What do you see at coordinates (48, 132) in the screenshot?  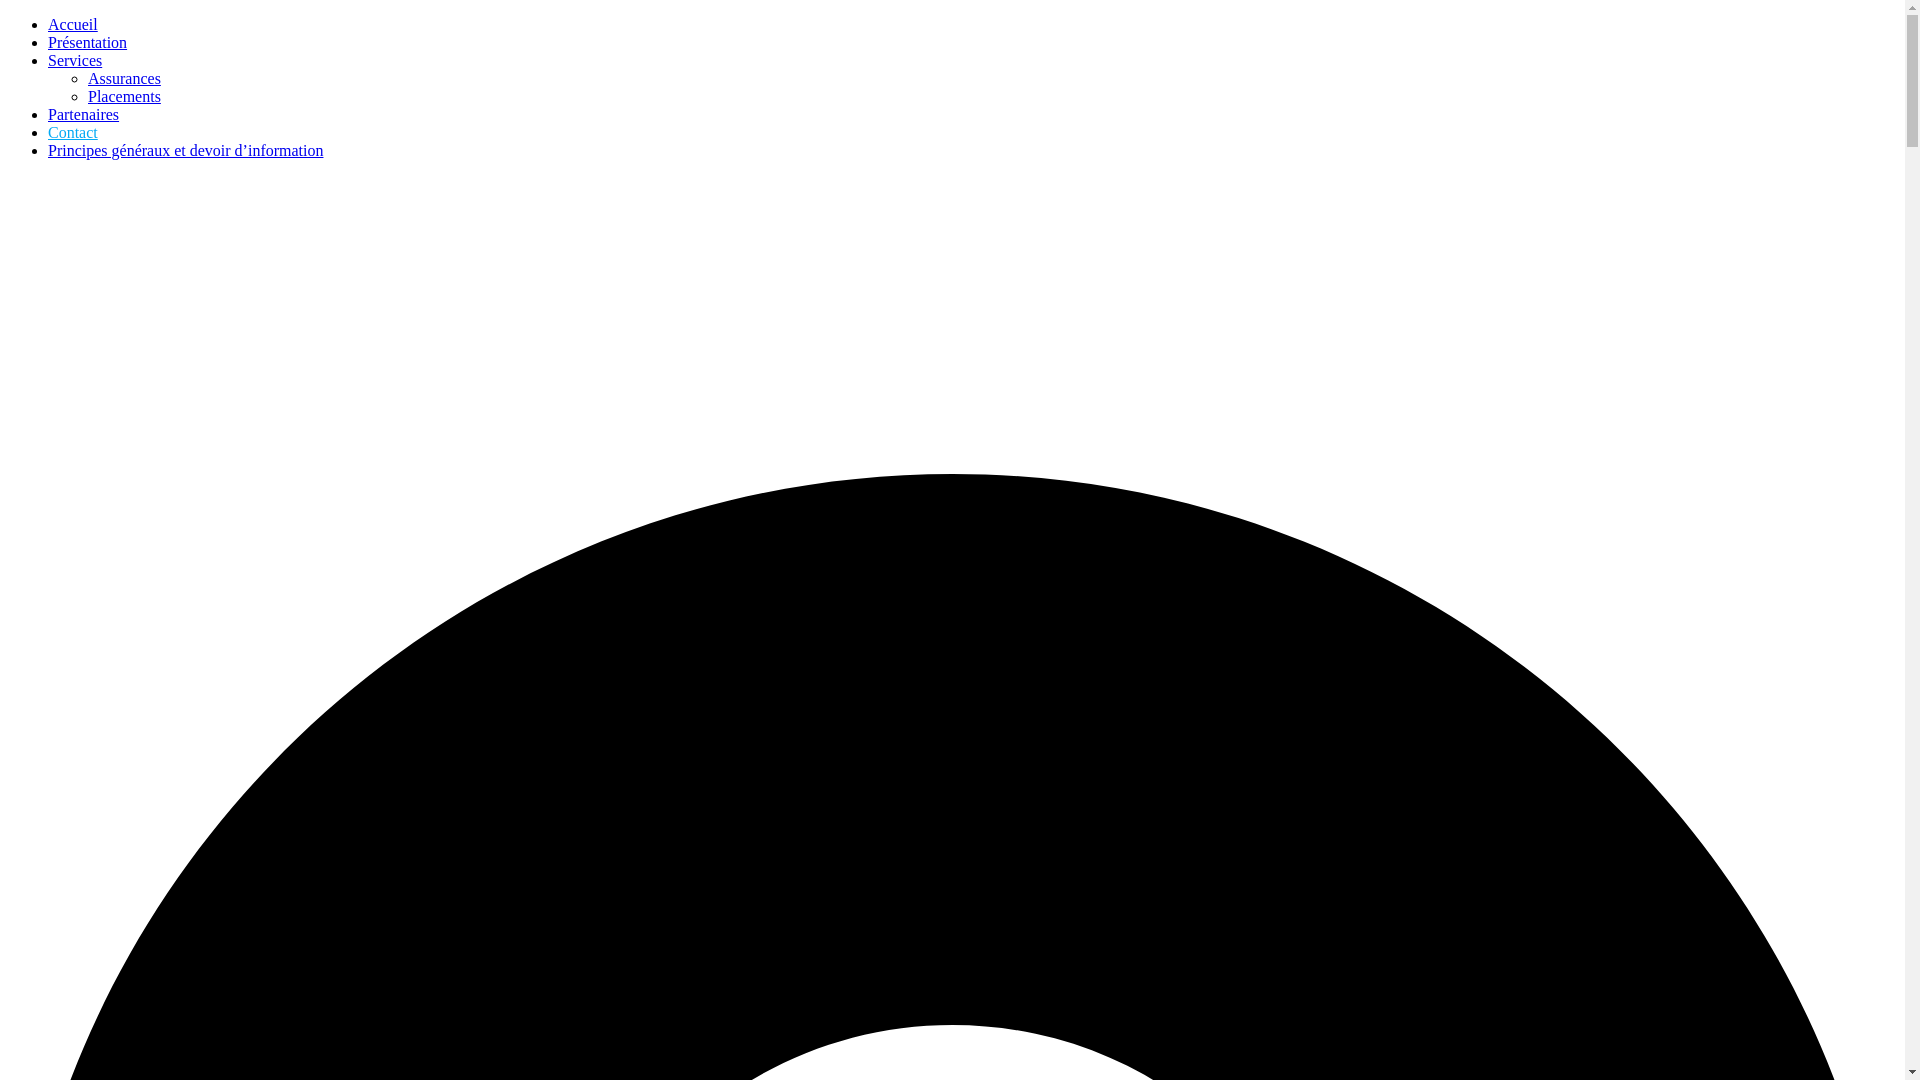 I see `'Contact'` at bounding box center [48, 132].